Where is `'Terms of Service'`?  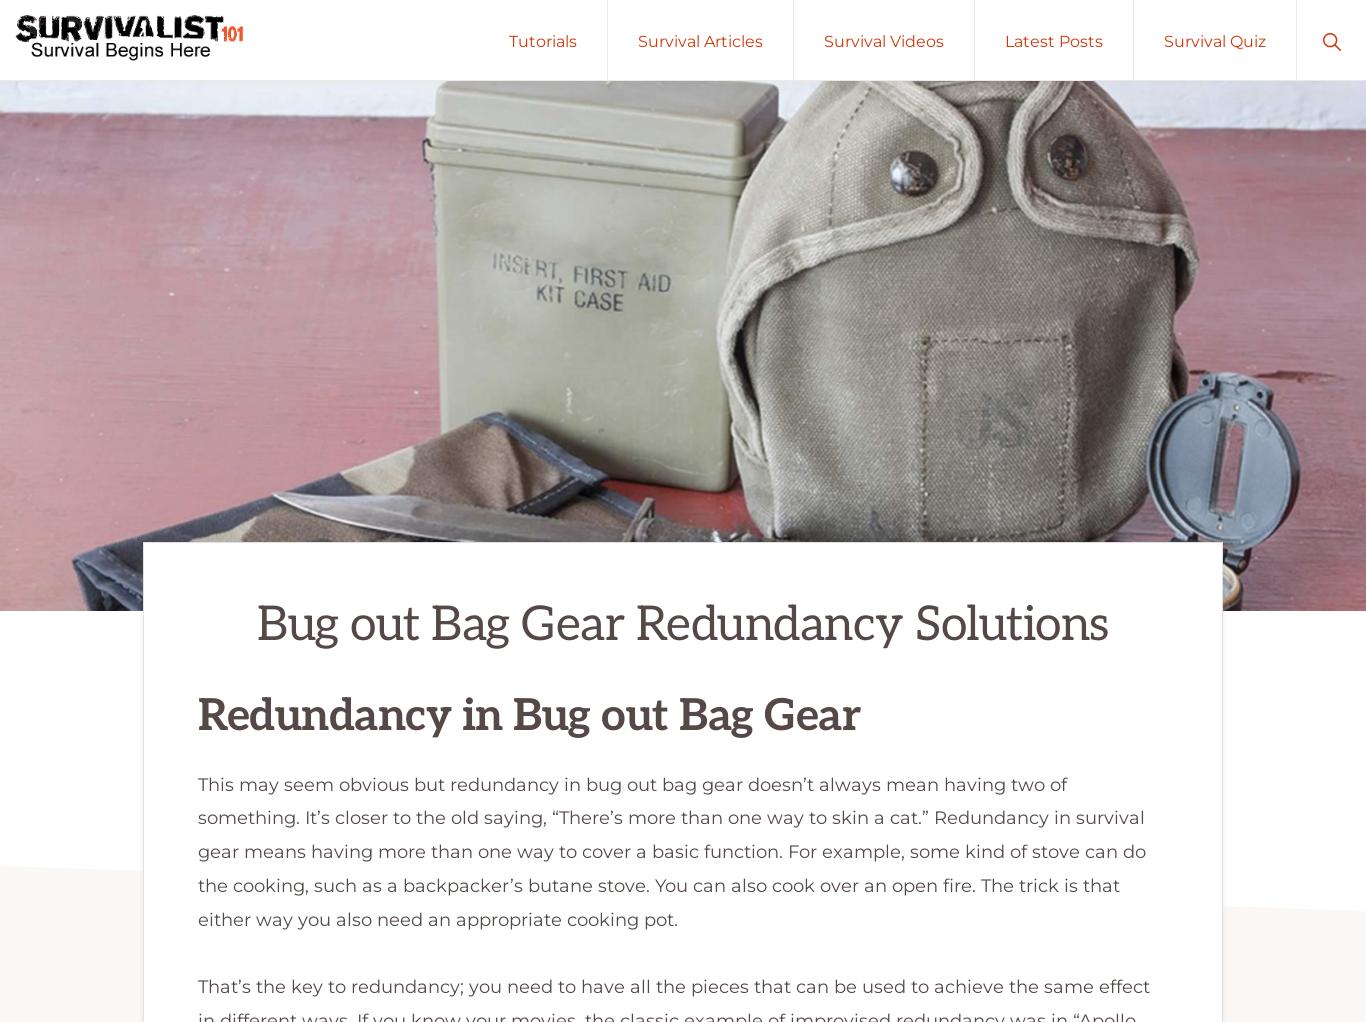 'Terms of Service' is located at coordinates (1231, 837).